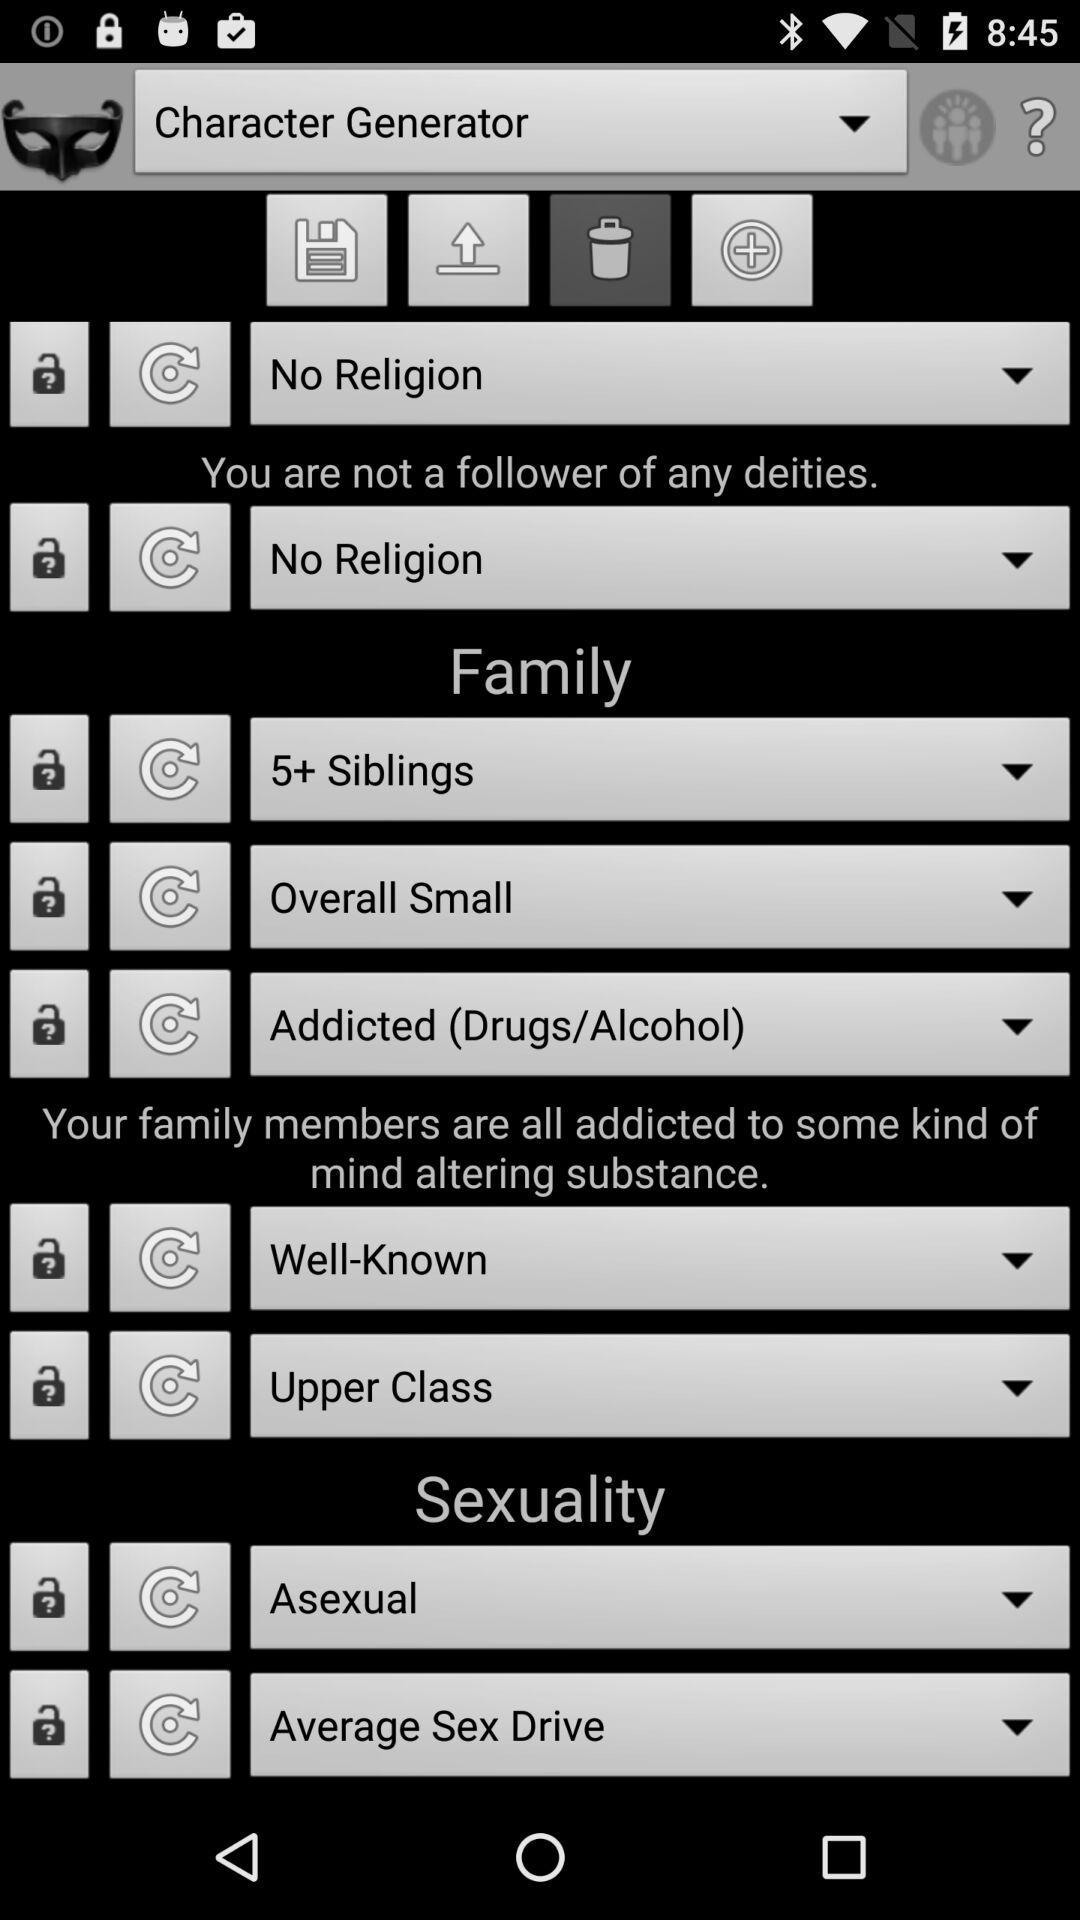 This screenshot has width=1080, height=1920. Describe the element at coordinates (48, 1850) in the screenshot. I see `the lock icon` at that location.